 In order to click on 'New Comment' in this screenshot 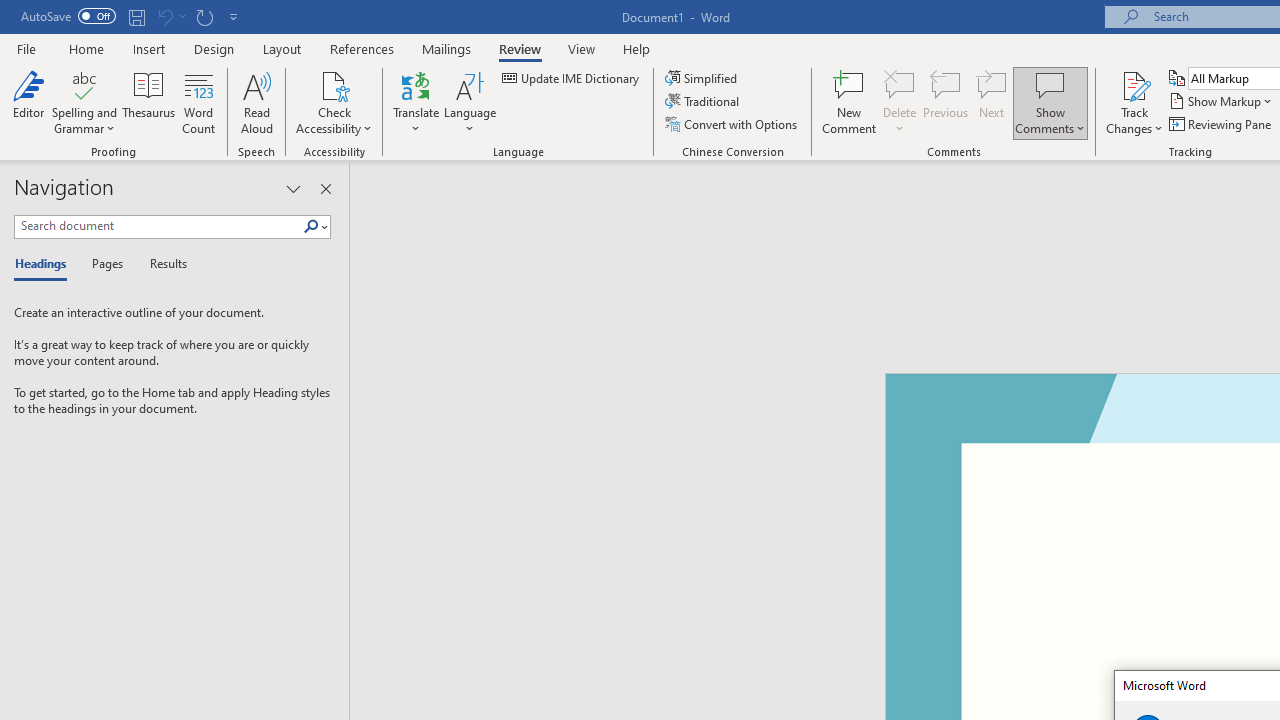, I will do `click(849, 103)`.